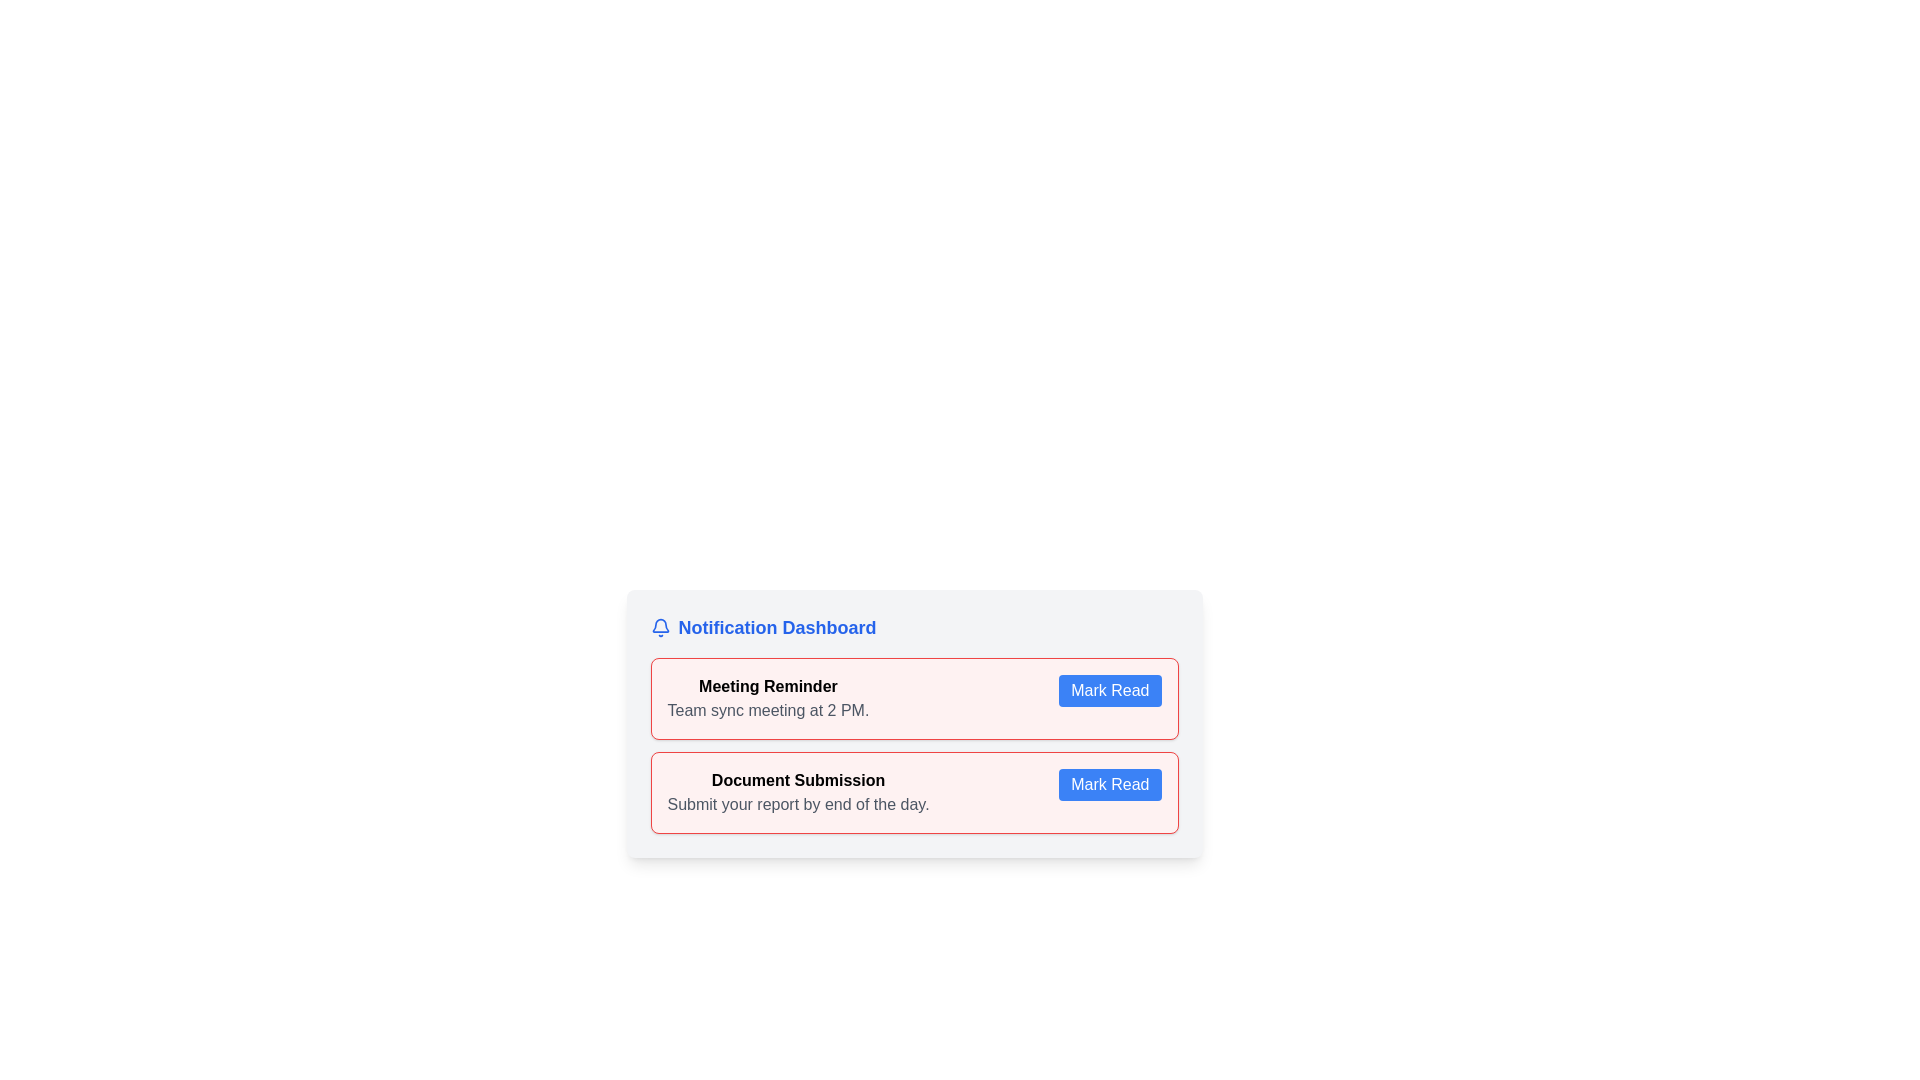 This screenshot has height=1080, width=1920. I want to click on the bolded text label reading 'Document Submission' located at the top of the notification card below the 'Meeting Reminder' title, so click(797, 779).